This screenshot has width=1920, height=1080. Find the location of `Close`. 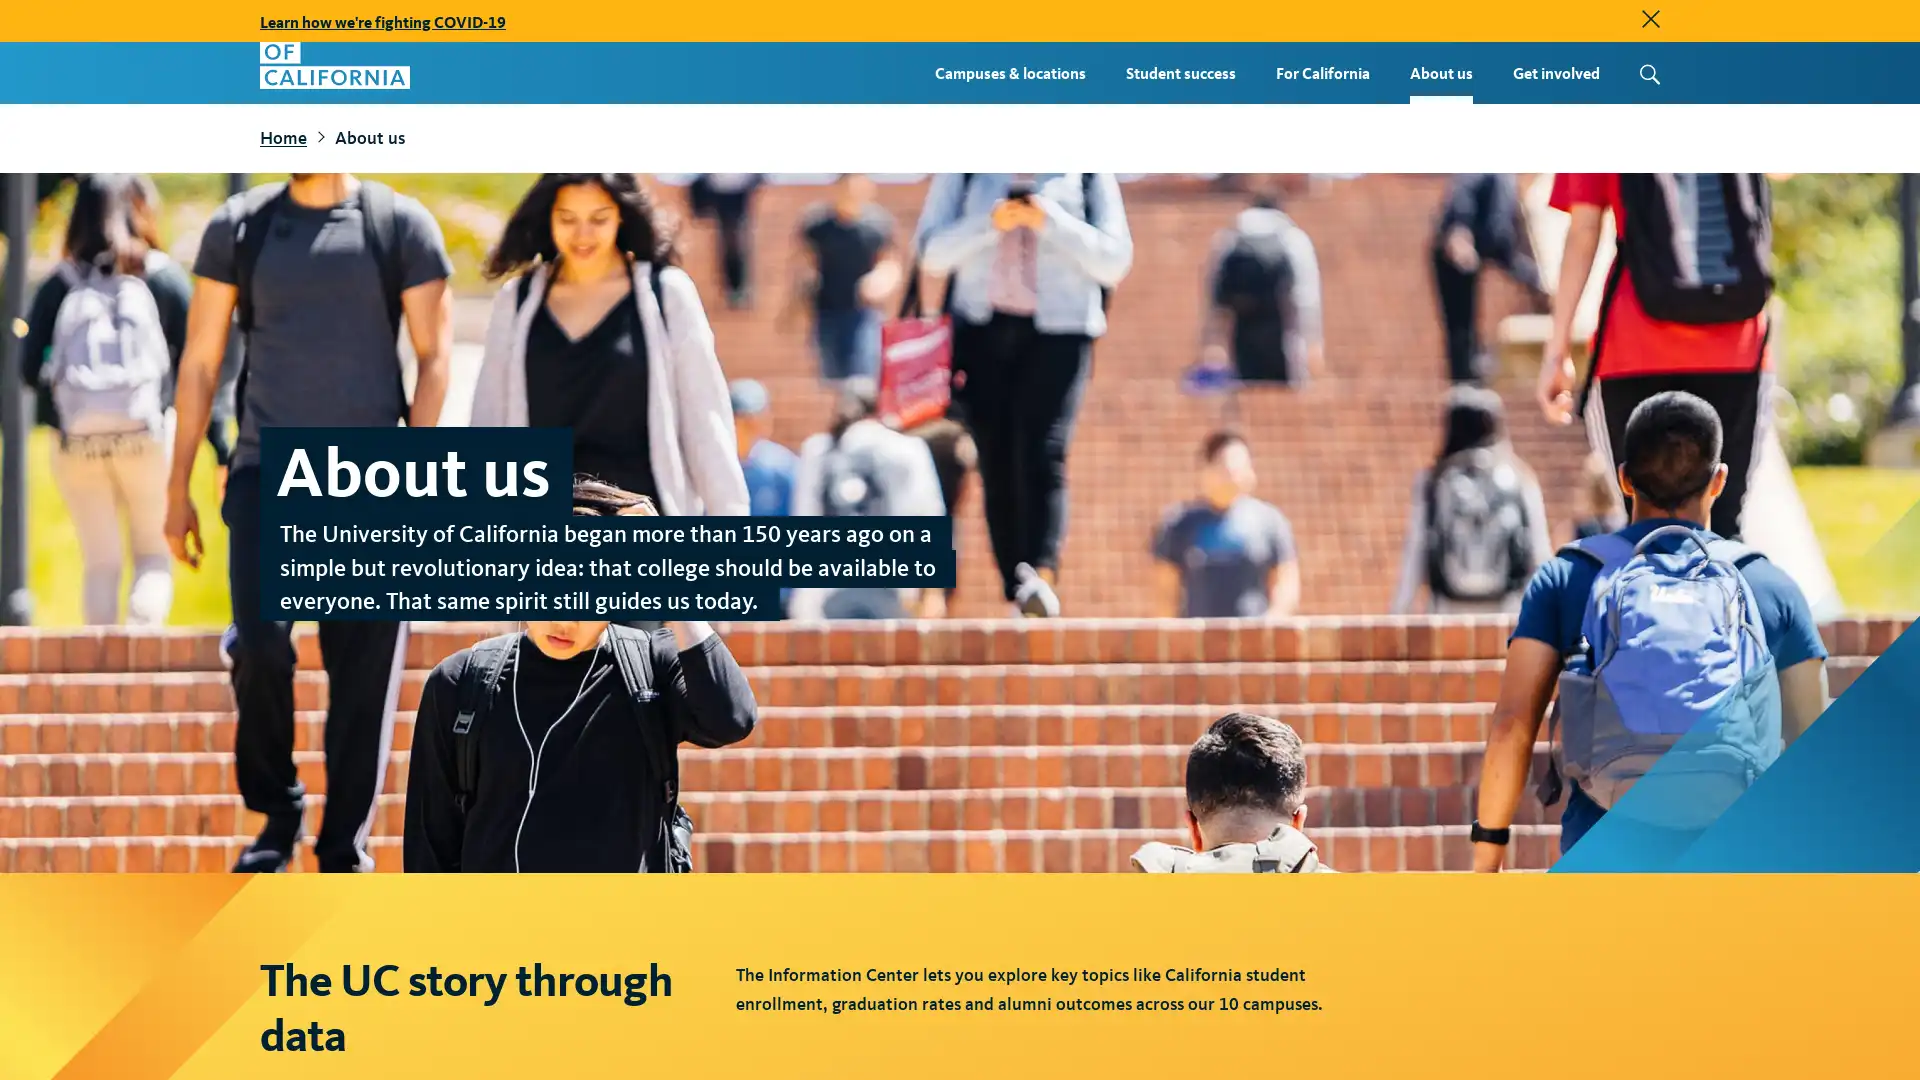

Close is located at coordinates (1651, 19).